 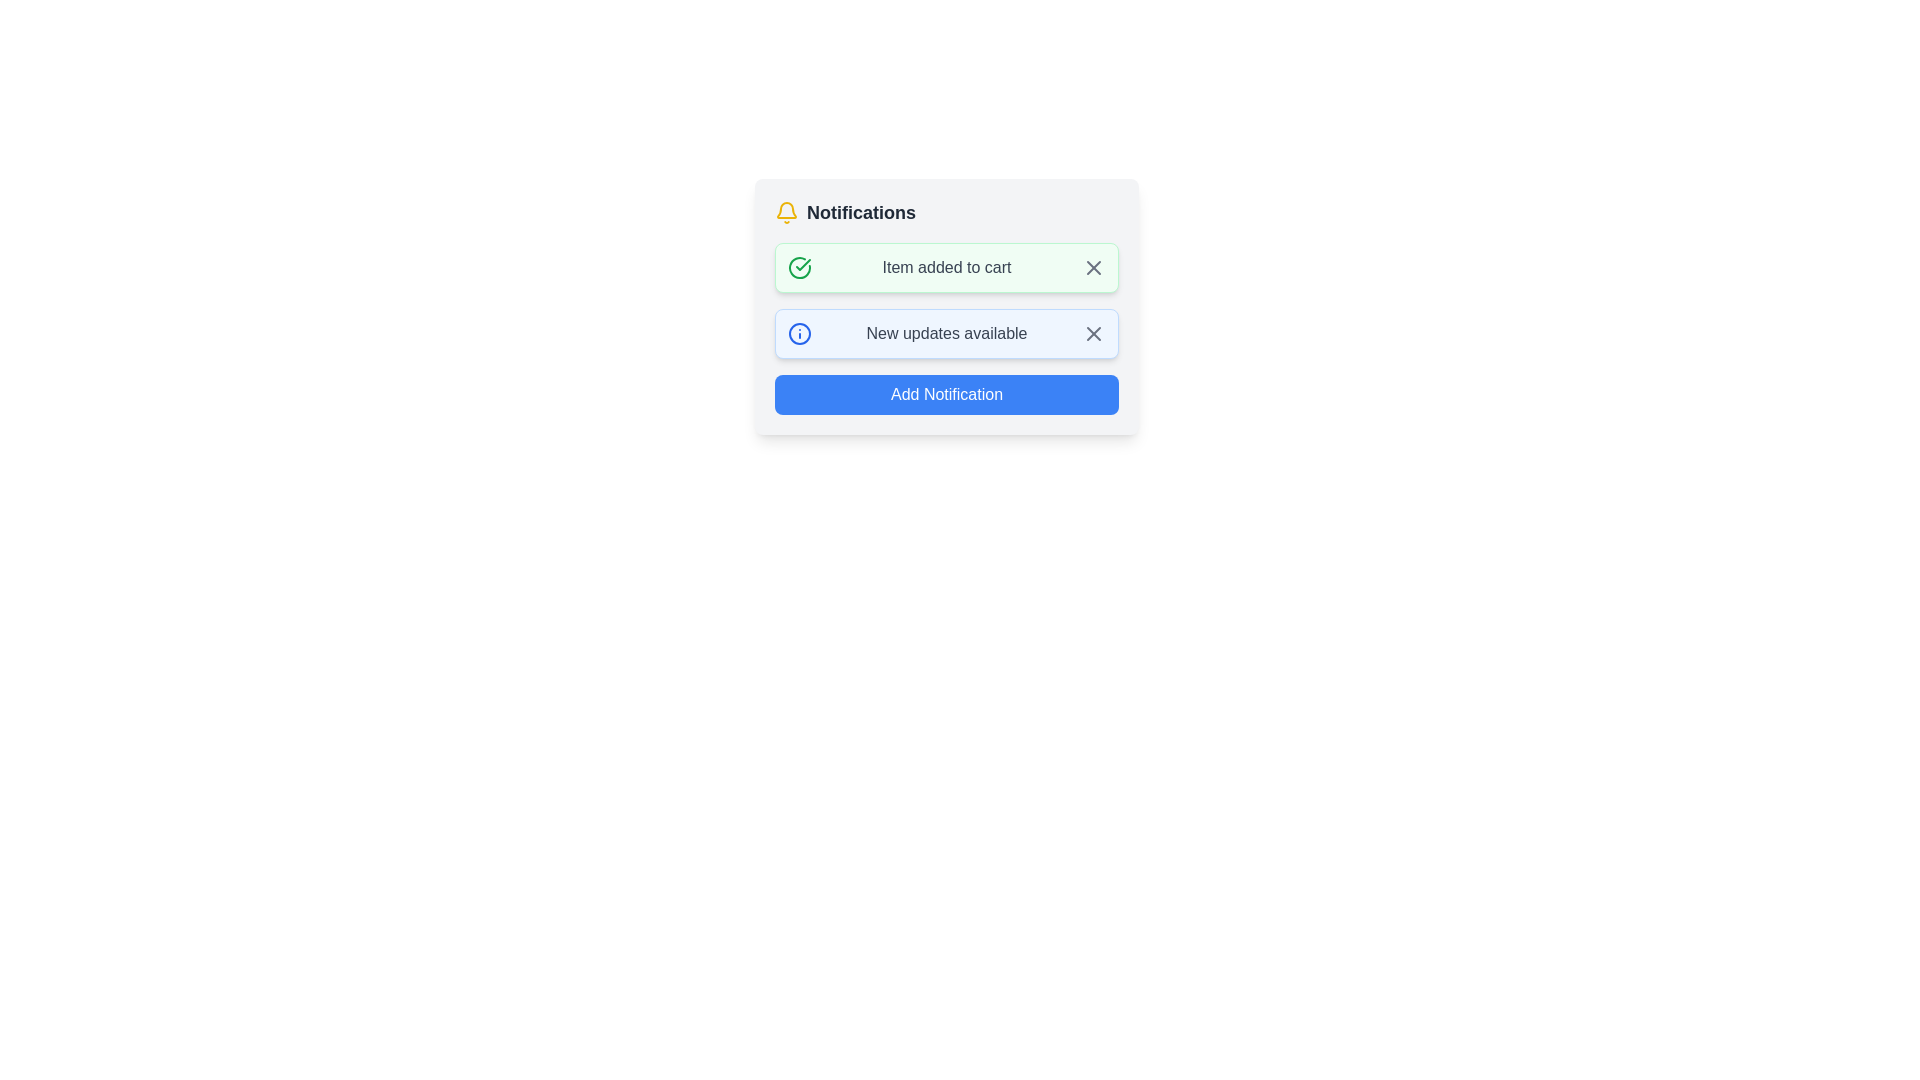 I want to click on the close or dismiss button icon, which is an 'X' symbol located at the rightmost end of the second notification row, so click(x=1093, y=333).